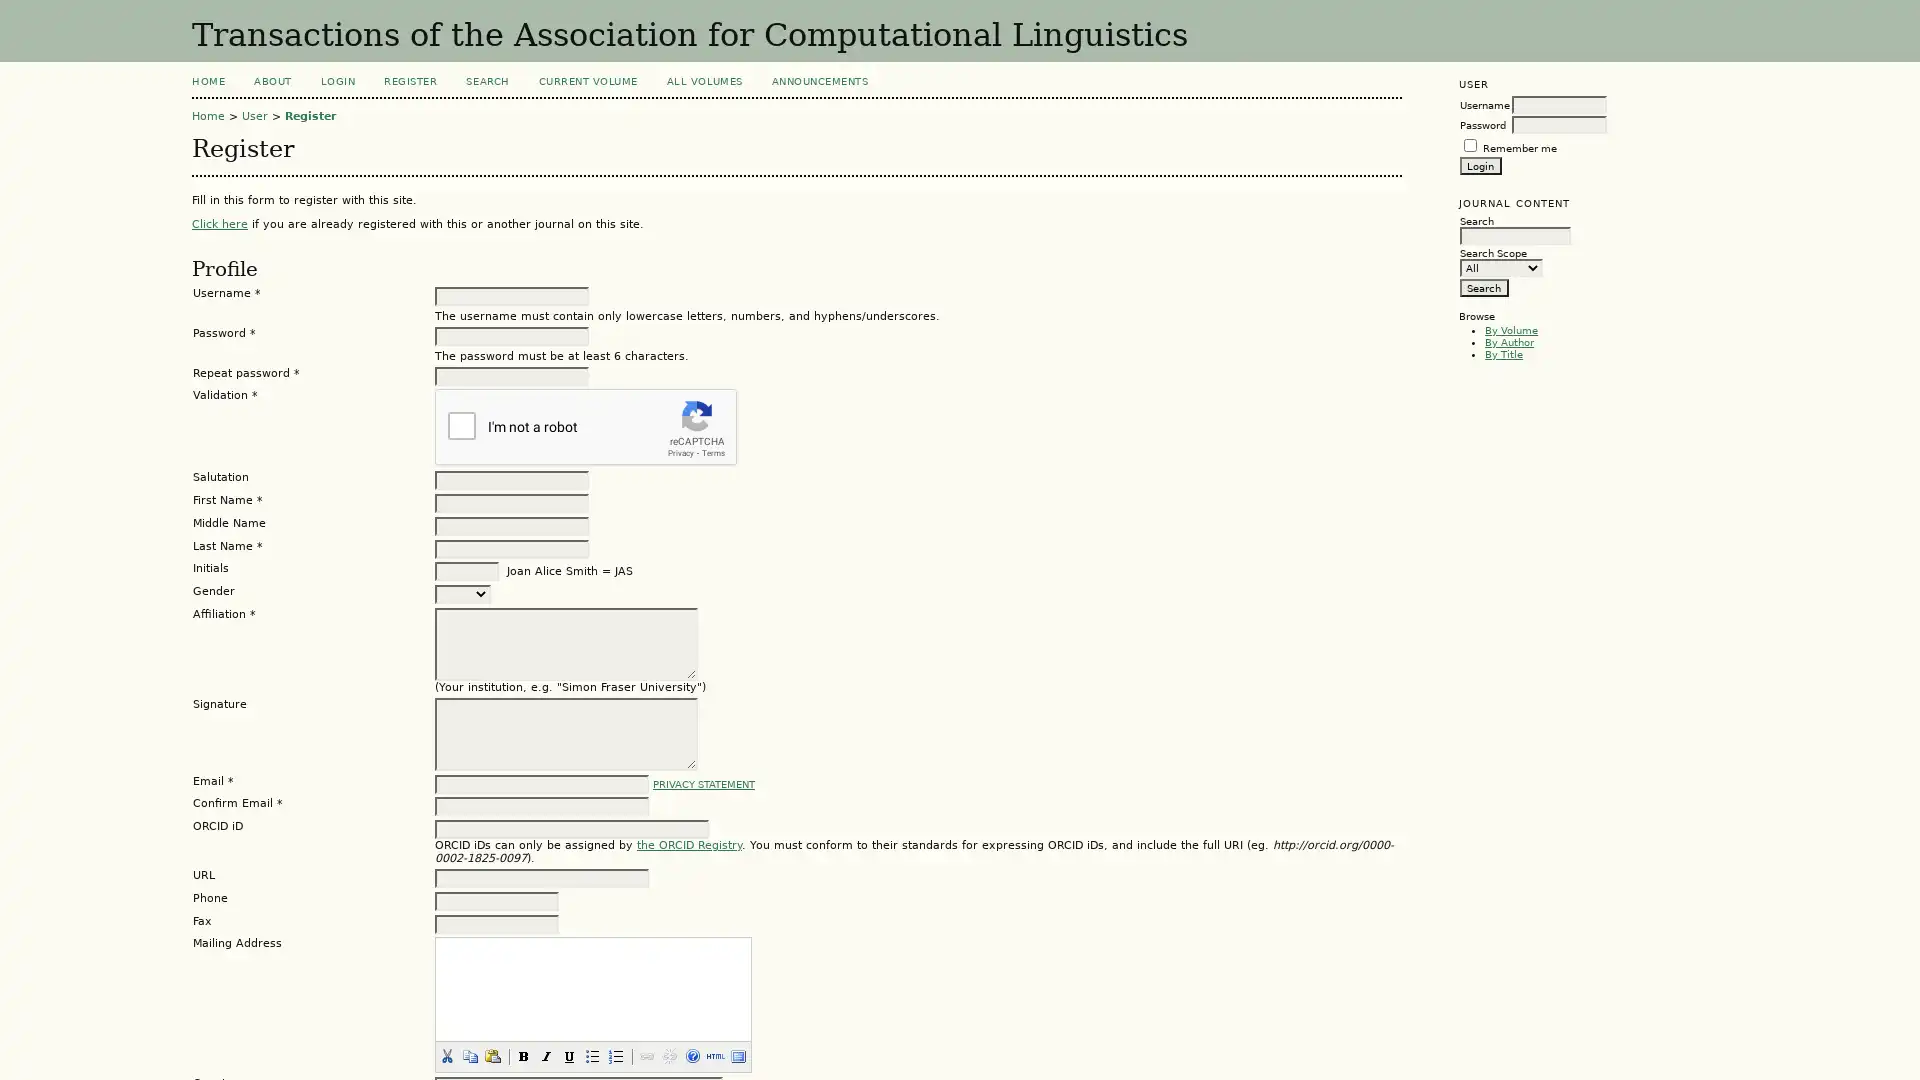 Image resolution: width=1920 pixels, height=1080 pixels. What do you see at coordinates (613, 1055) in the screenshot?
I see `Insert/Remove Numbered List` at bounding box center [613, 1055].